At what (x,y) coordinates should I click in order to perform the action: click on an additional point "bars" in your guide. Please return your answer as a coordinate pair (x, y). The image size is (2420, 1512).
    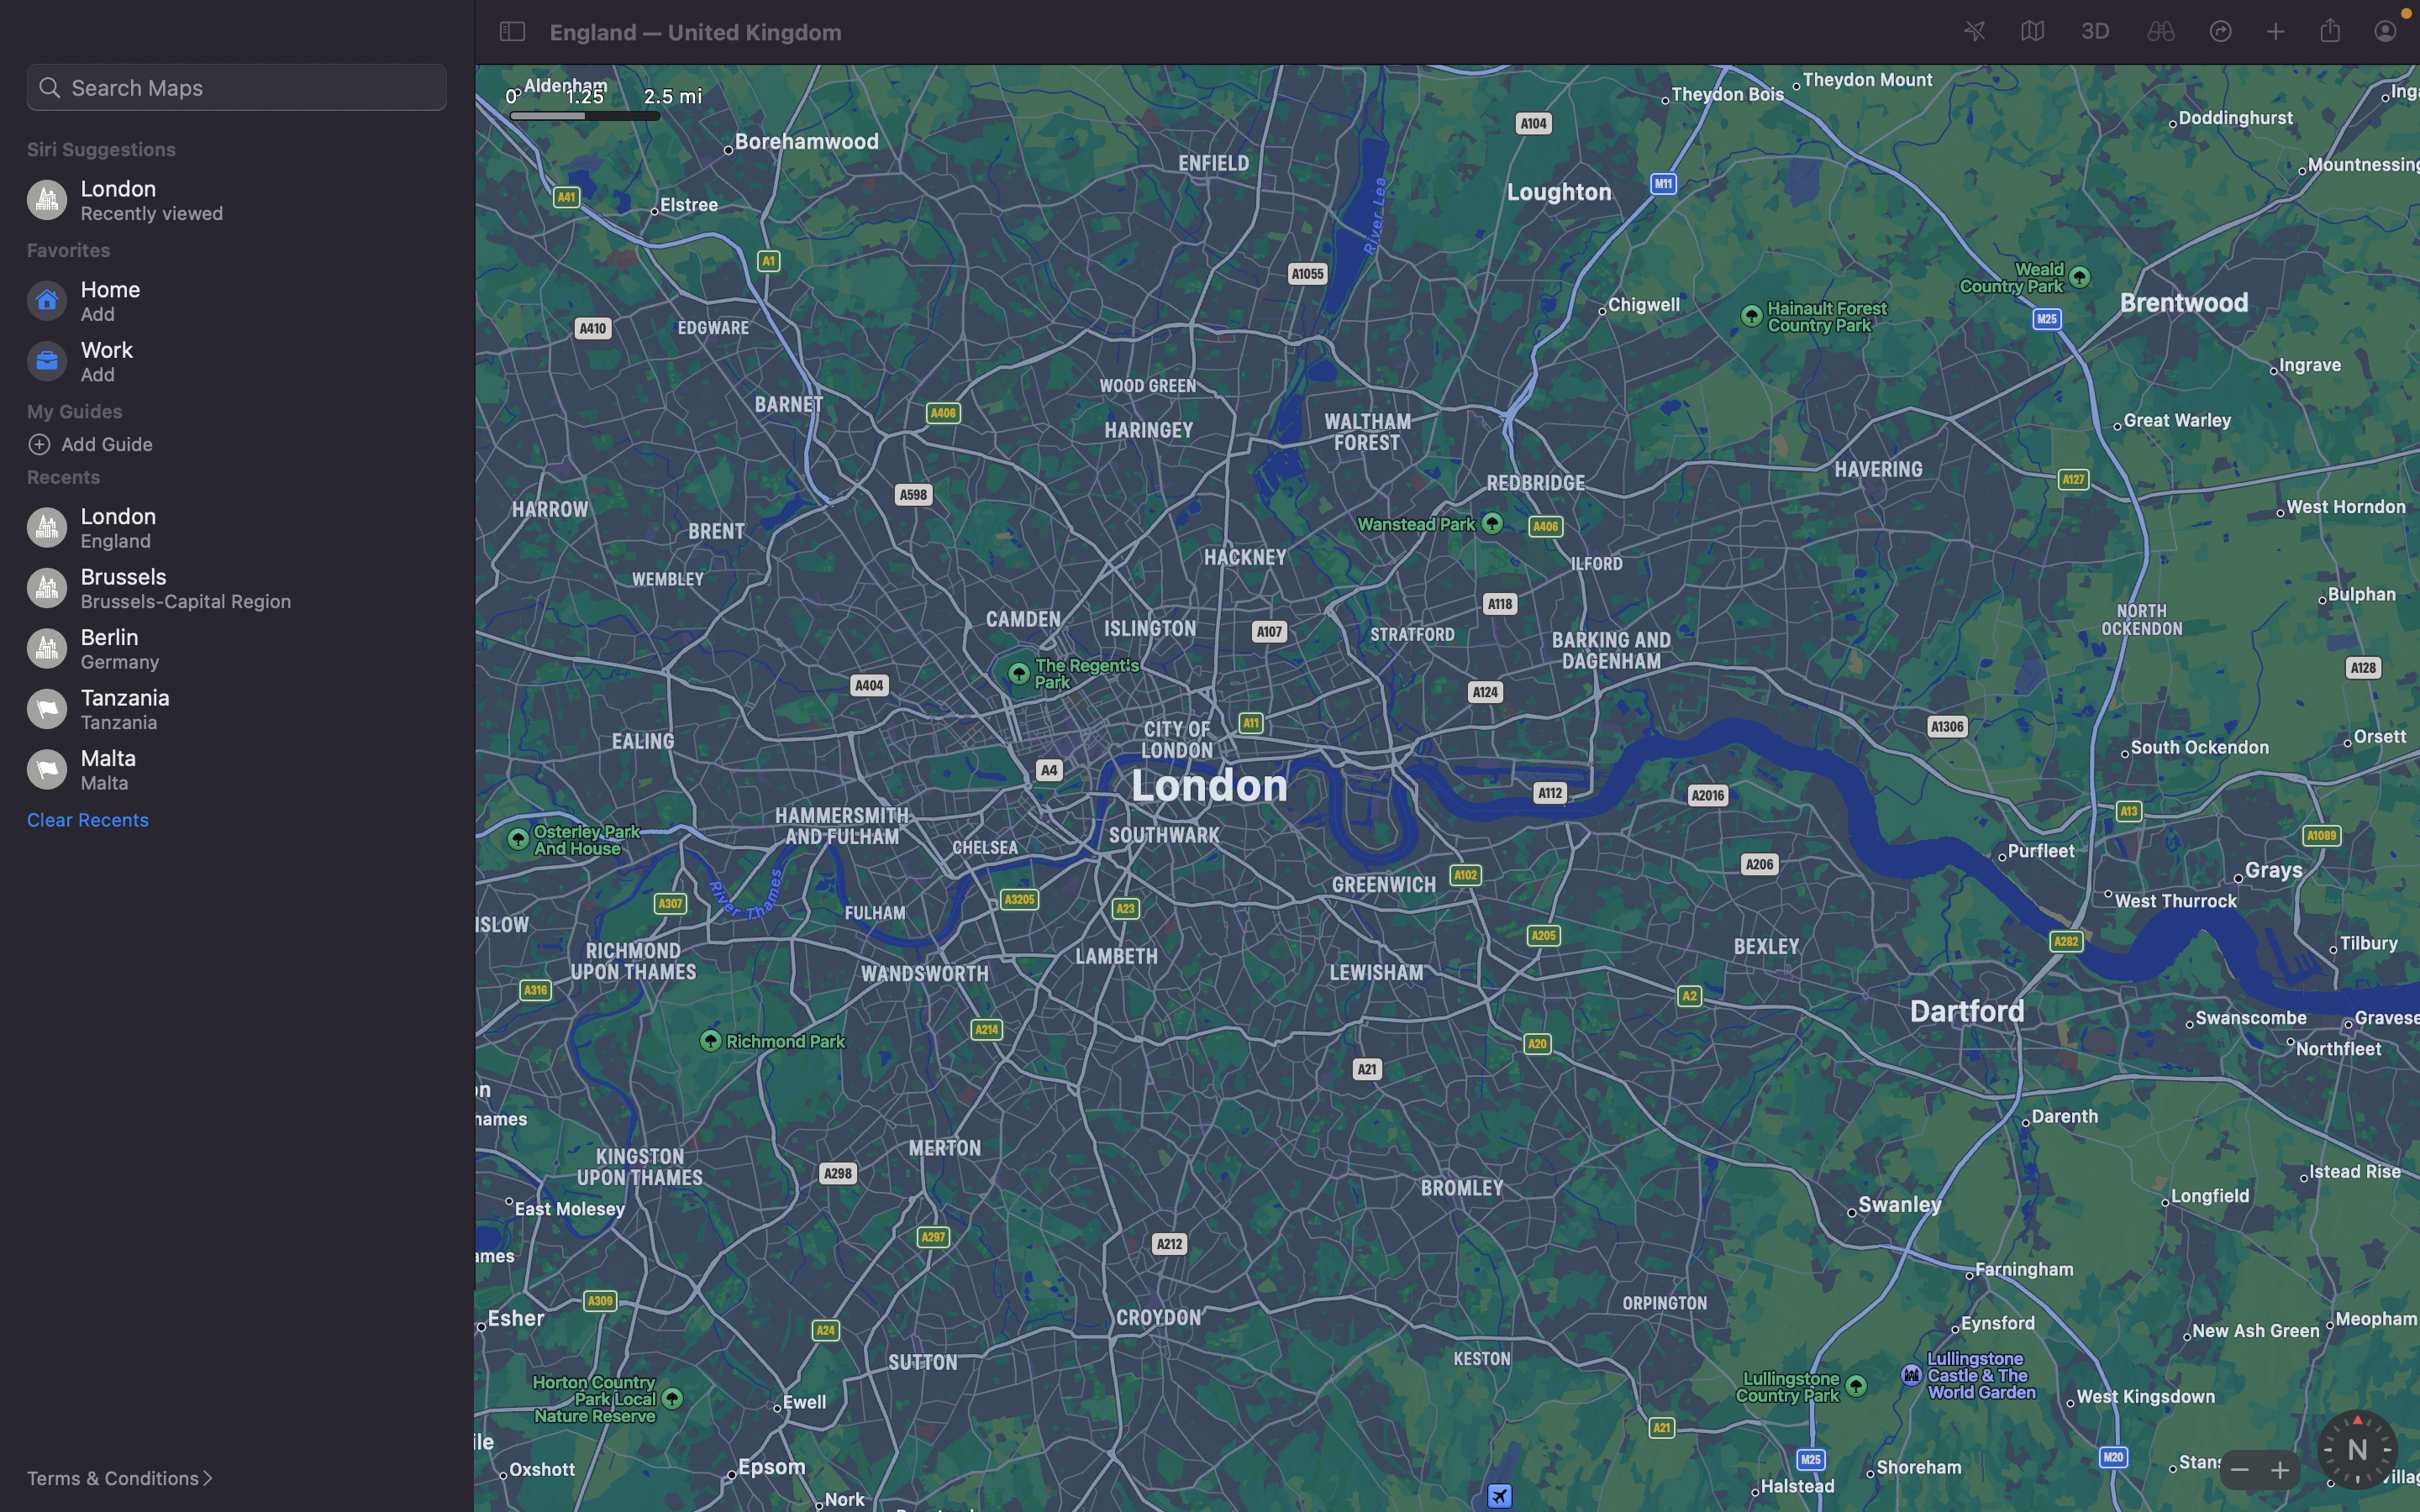
    Looking at the image, I should click on (244, 443).